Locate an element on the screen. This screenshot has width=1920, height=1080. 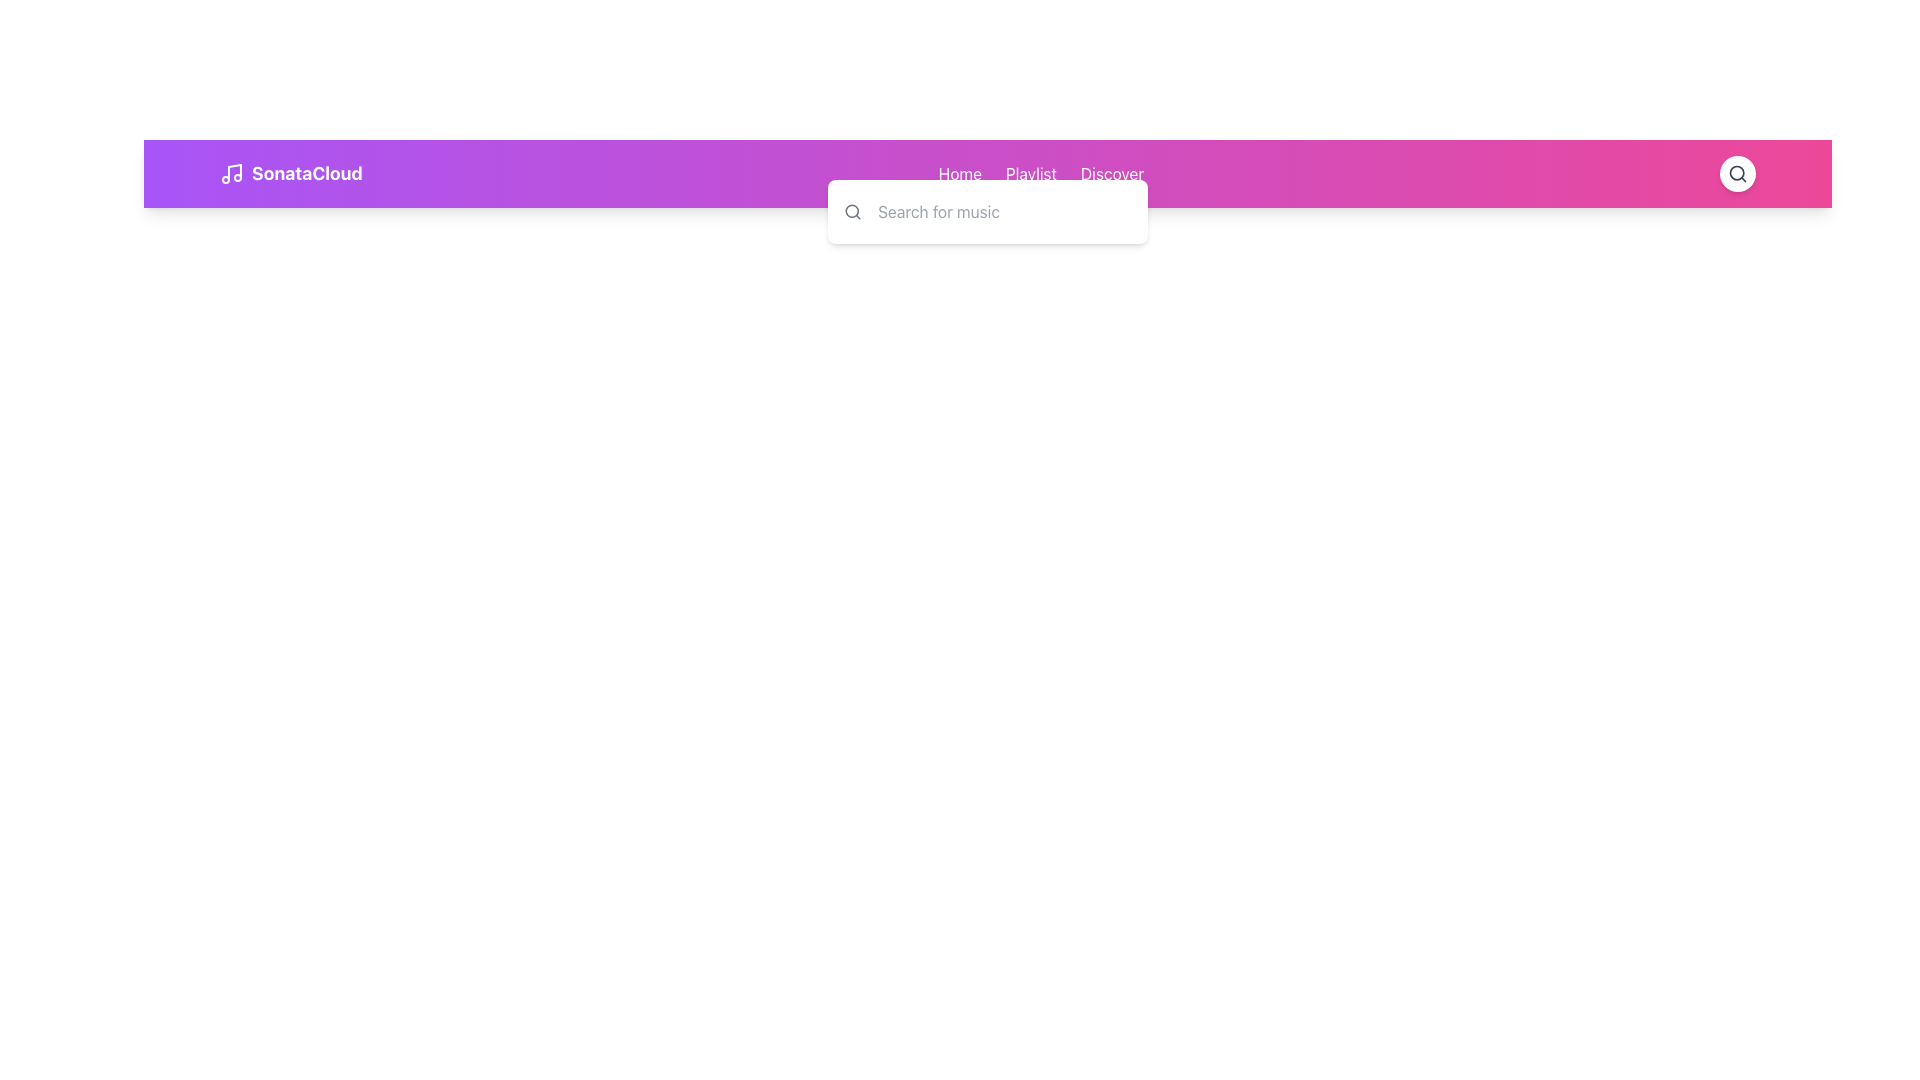
the search icon located at the top-right corner of the interface, which symbolizes the search functionality is located at coordinates (852, 211).